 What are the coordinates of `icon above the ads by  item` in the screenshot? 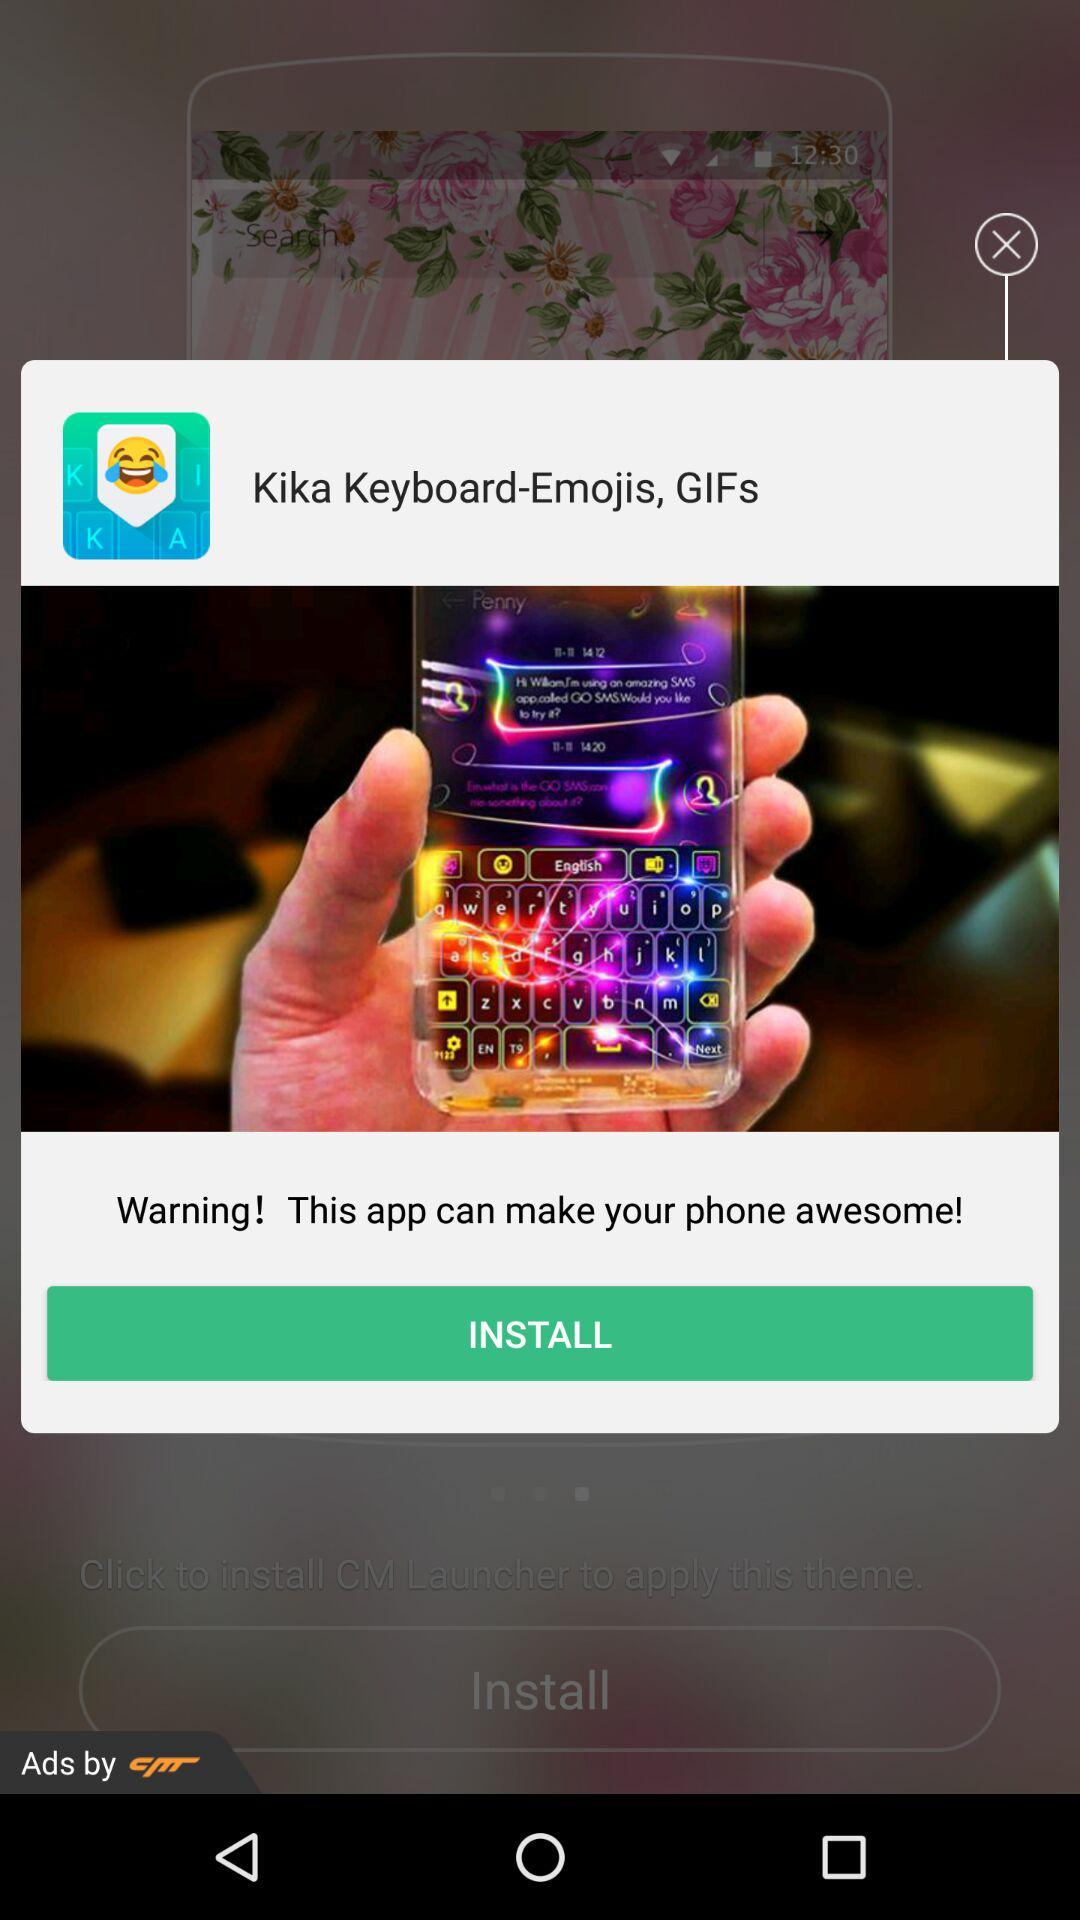 It's located at (540, 1333).